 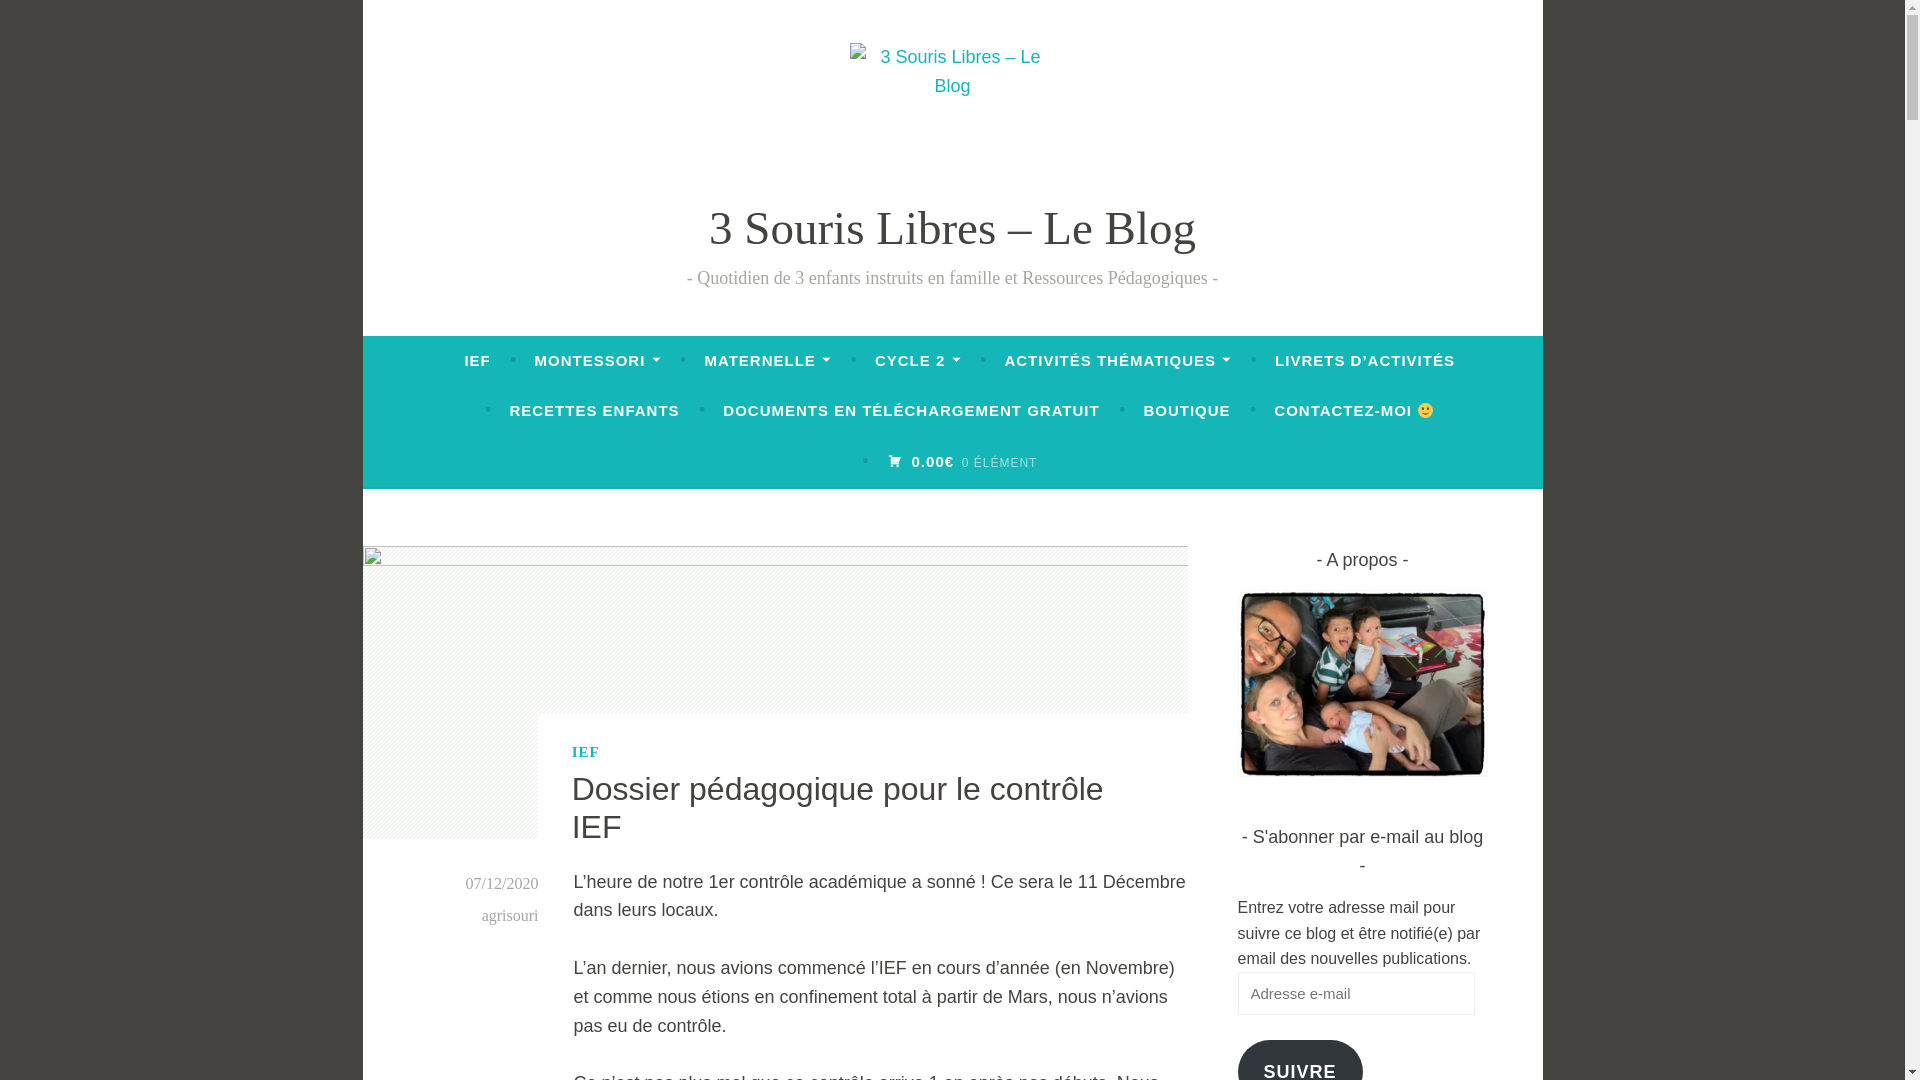 What do you see at coordinates (1353, 410) in the screenshot?
I see `'CONTACTEZ-MOI'` at bounding box center [1353, 410].